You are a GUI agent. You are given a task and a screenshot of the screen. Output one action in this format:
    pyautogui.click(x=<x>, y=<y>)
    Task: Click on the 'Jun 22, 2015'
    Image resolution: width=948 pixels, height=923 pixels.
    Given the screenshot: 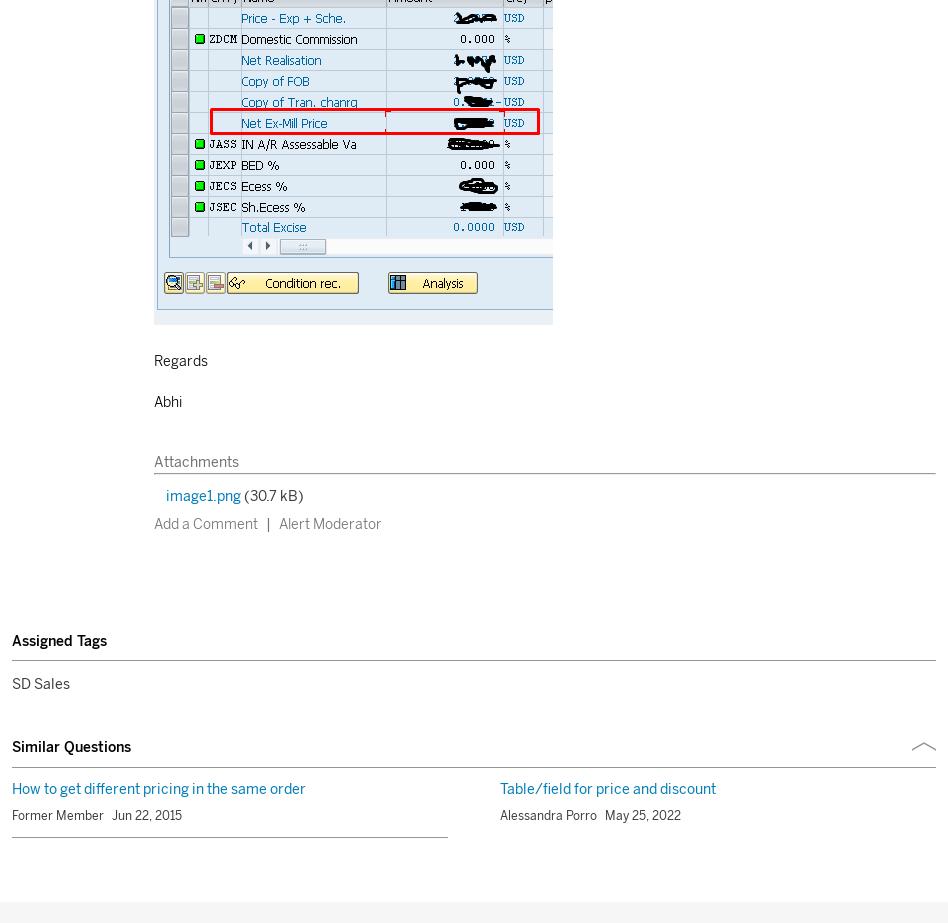 What is the action you would take?
    pyautogui.click(x=146, y=815)
    